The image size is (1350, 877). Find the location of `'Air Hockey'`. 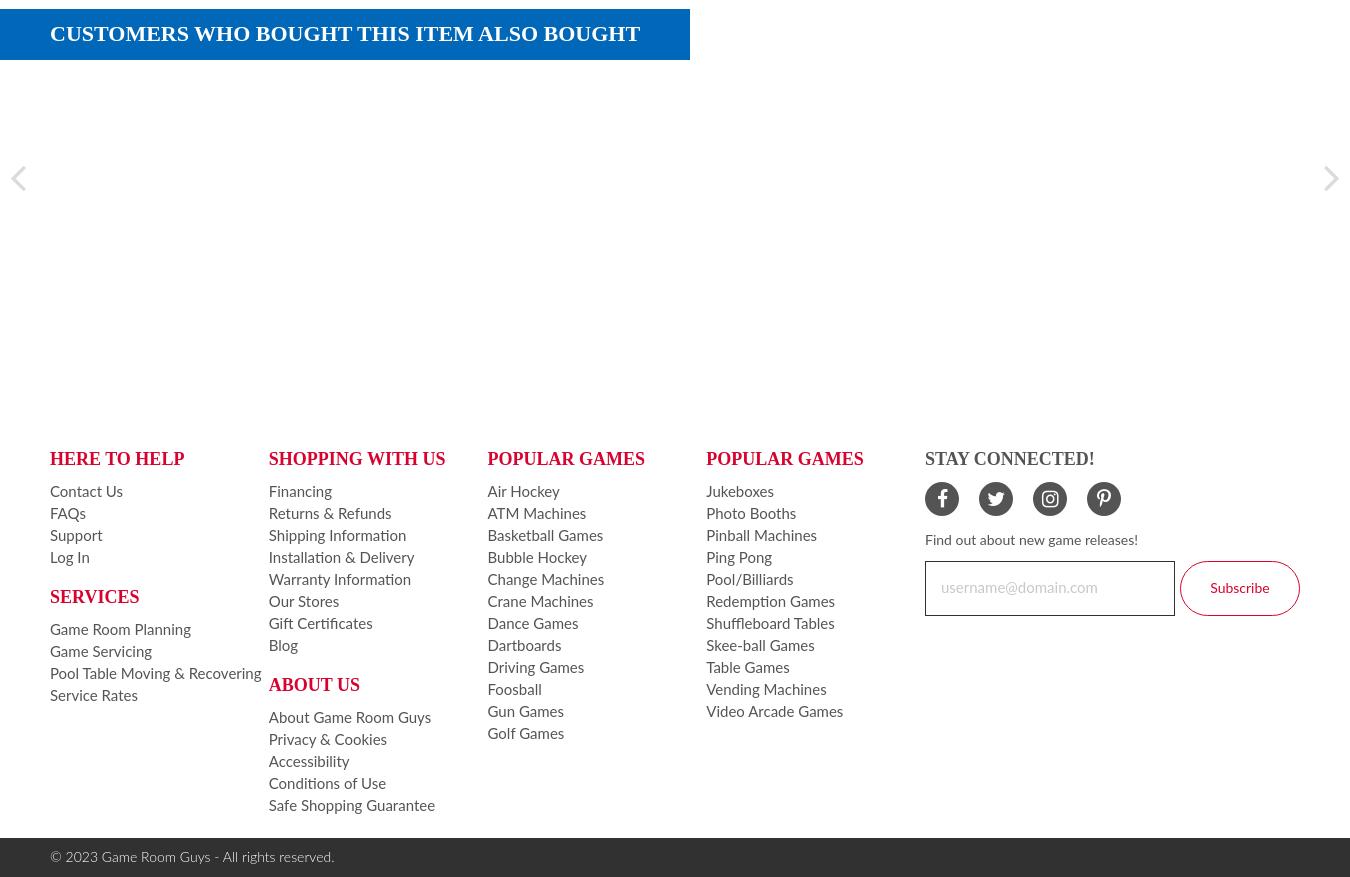

'Air Hockey' is located at coordinates (521, 490).